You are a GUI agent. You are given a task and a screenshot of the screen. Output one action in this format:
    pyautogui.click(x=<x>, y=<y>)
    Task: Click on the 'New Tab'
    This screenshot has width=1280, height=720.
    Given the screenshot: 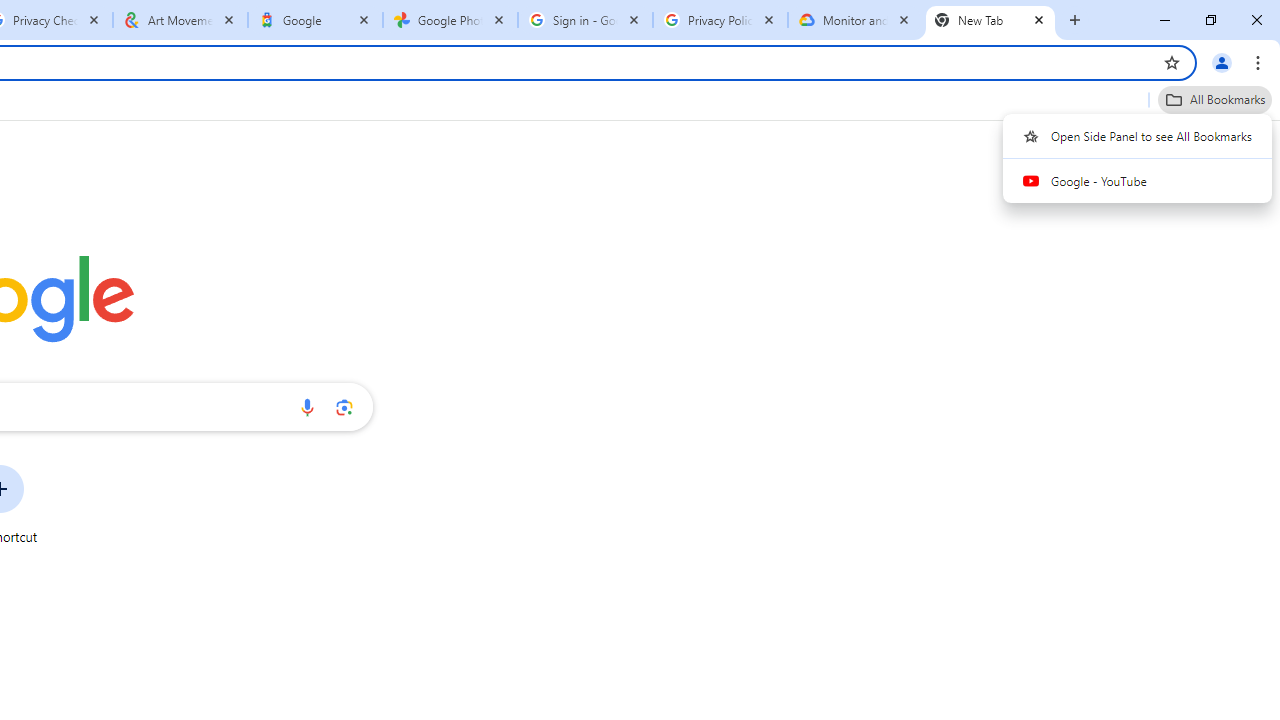 What is the action you would take?
    pyautogui.click(x=990, y=20)
    